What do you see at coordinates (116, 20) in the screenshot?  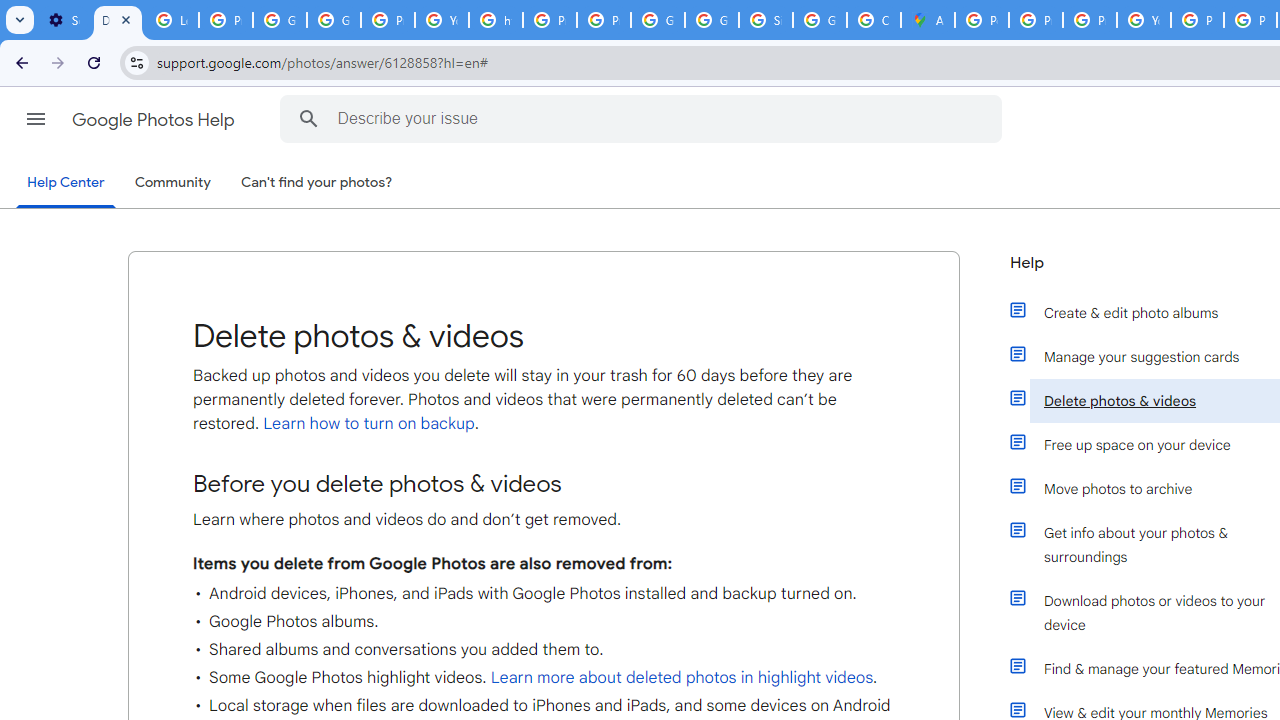 I see `'Delete photos & videos - Computer - Google Photos Help'` at bounding box center [116, 20].